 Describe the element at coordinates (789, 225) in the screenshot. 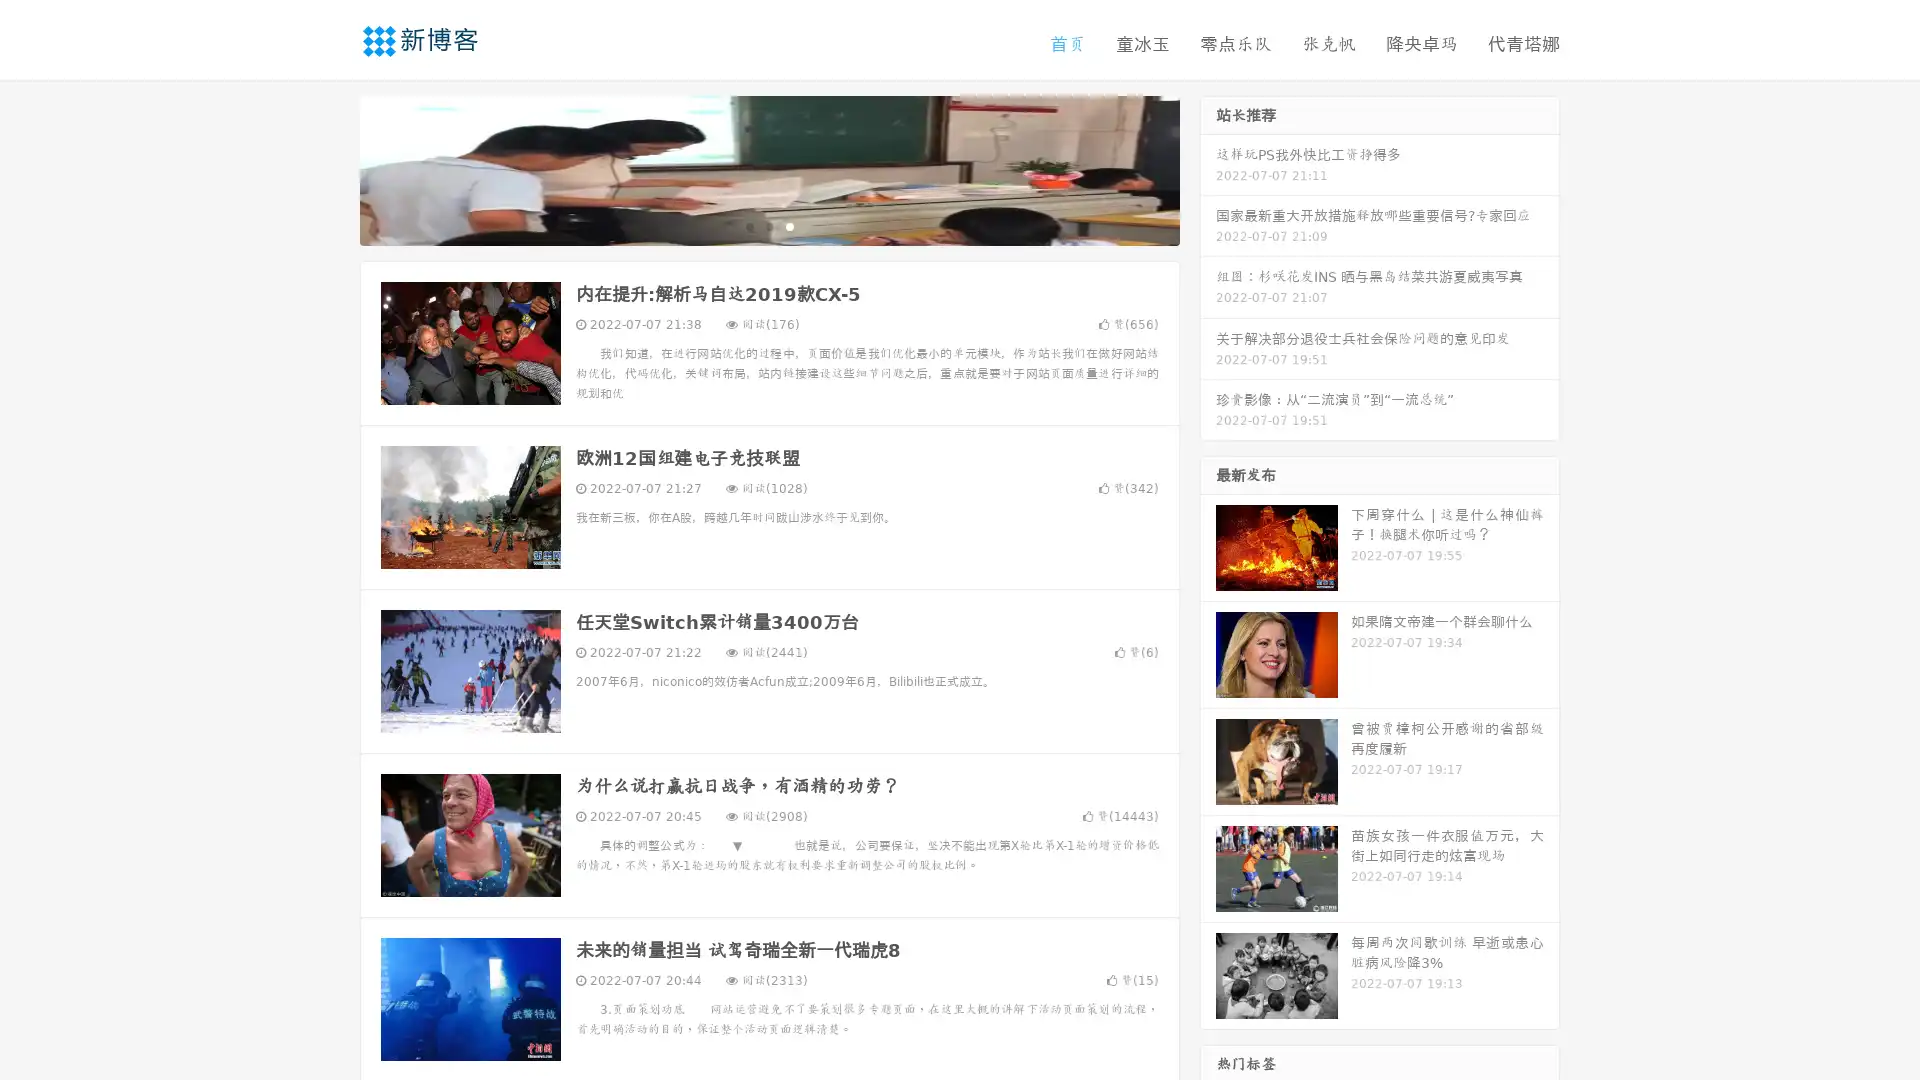

I see `Go to slide 3` at that location.